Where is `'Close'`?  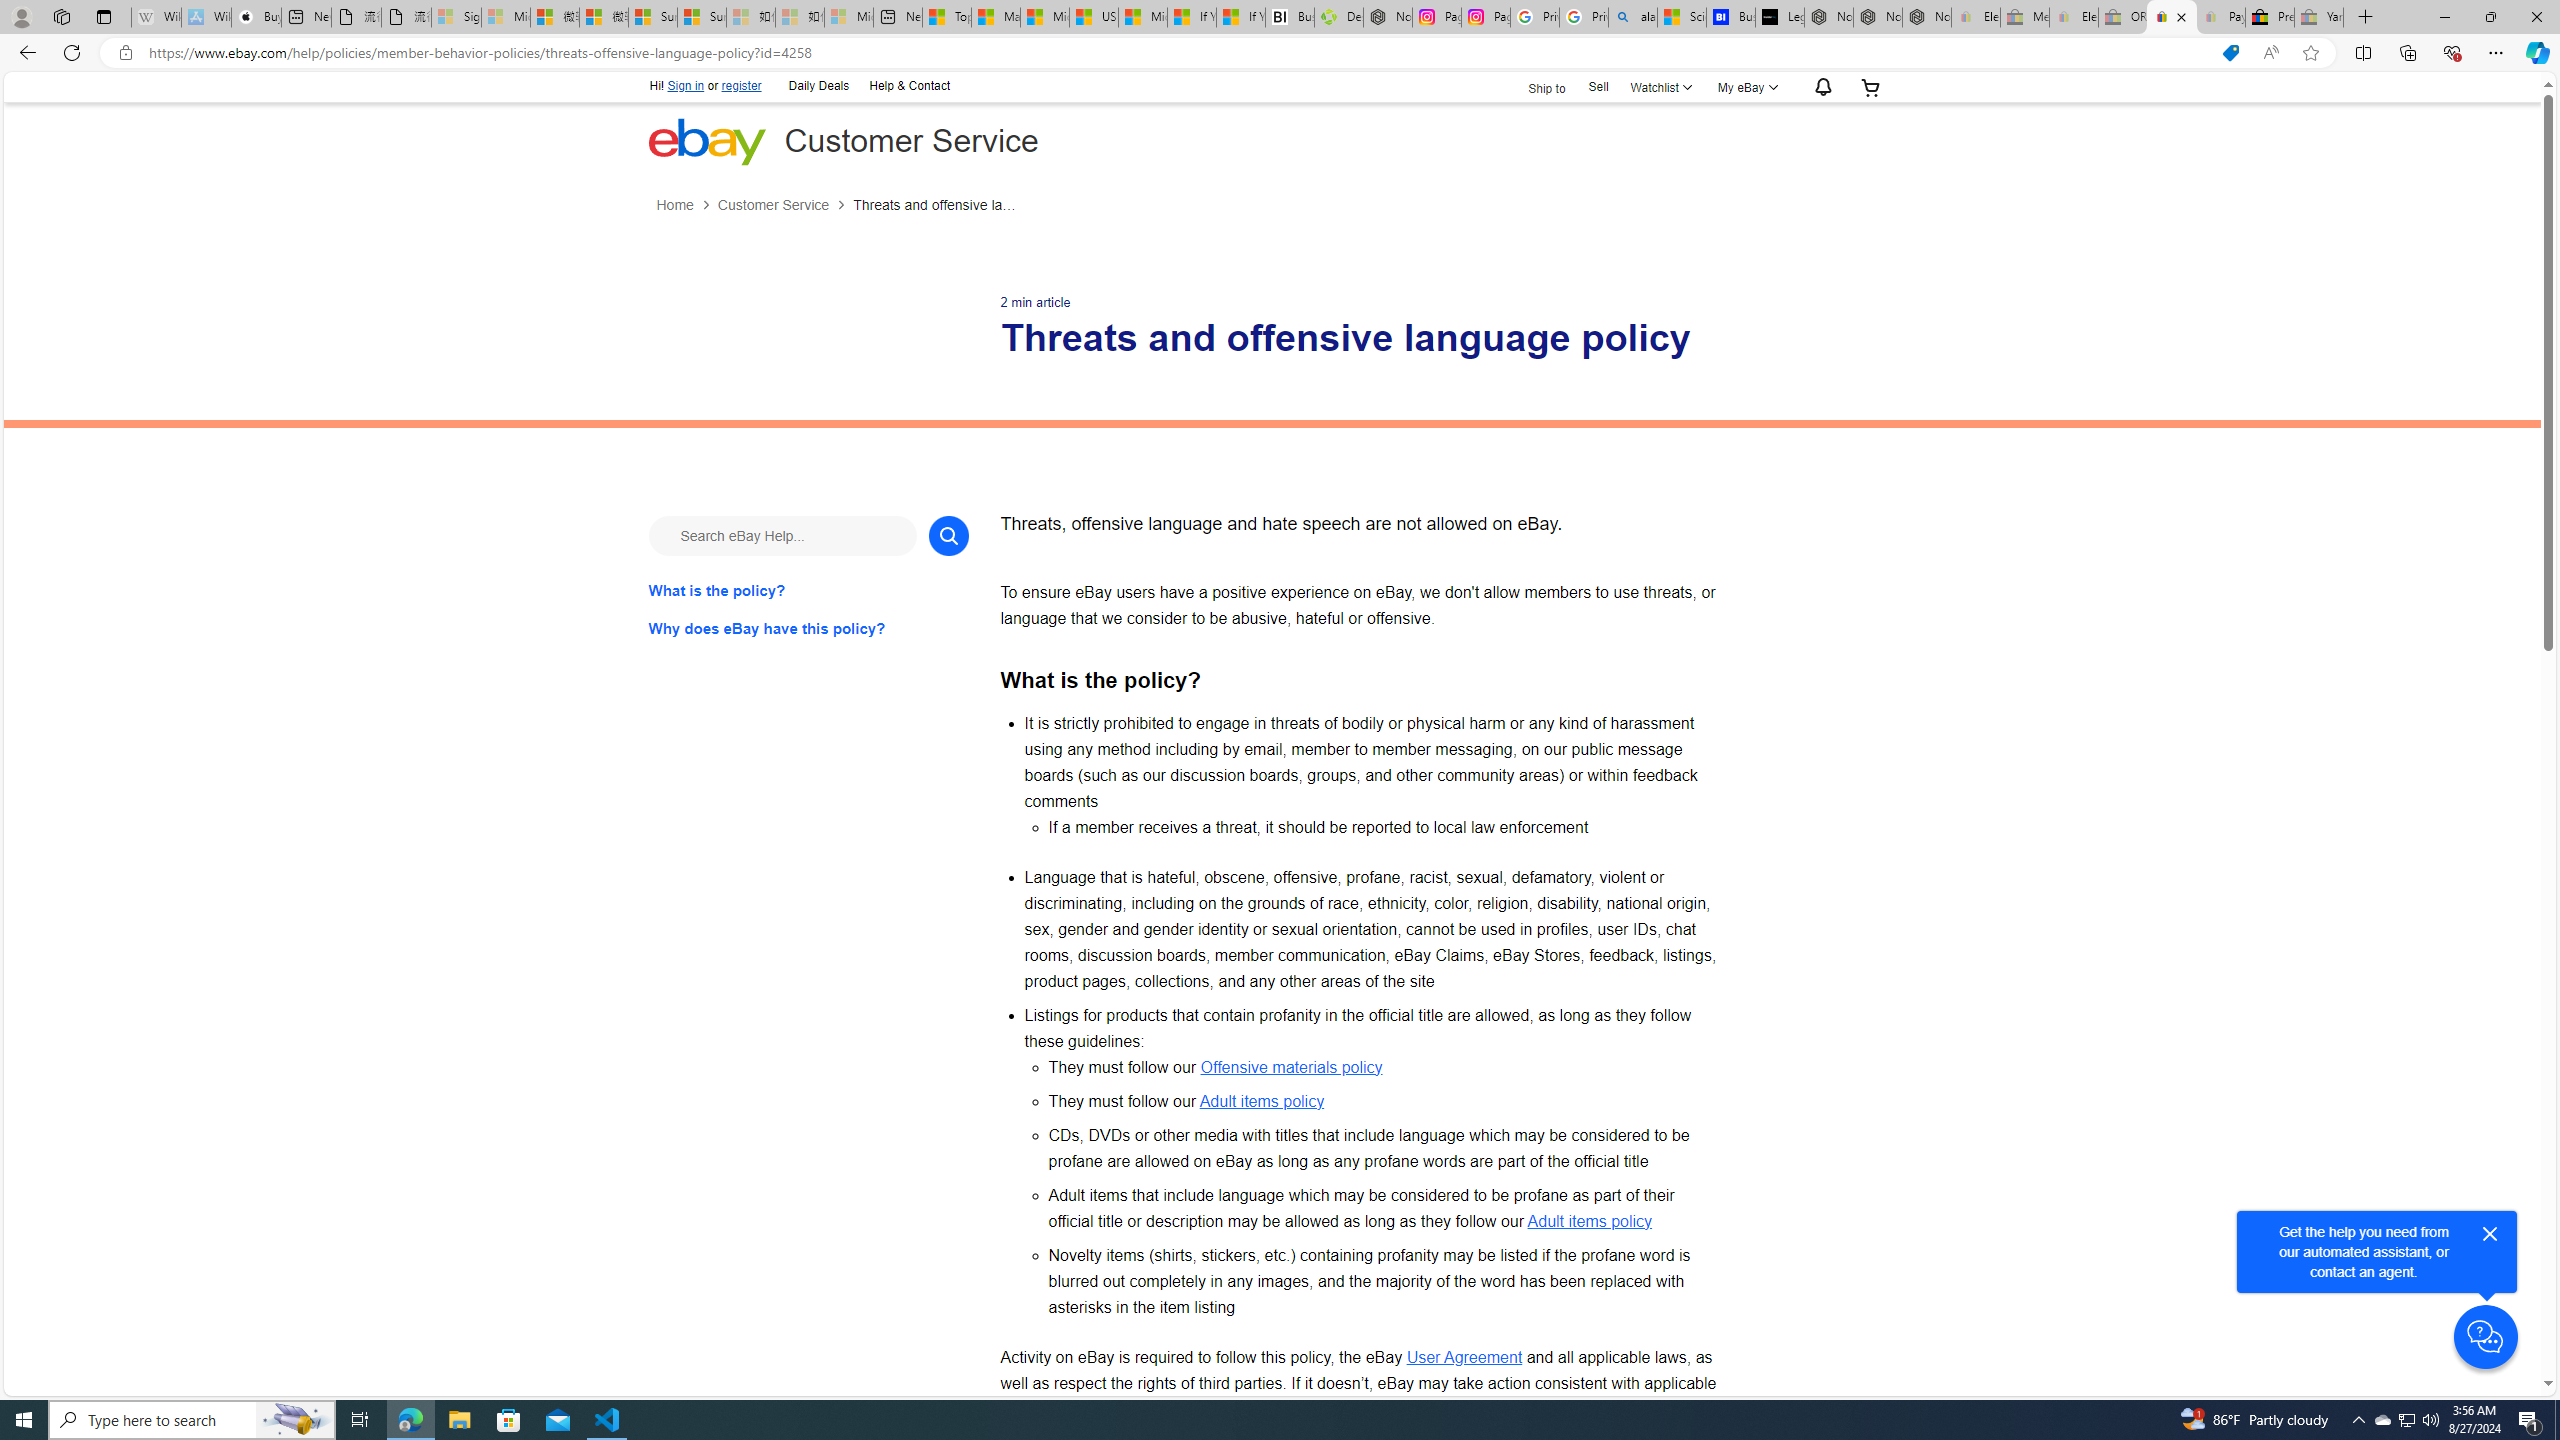 'Close' is located at coordinates (2488, 1233).